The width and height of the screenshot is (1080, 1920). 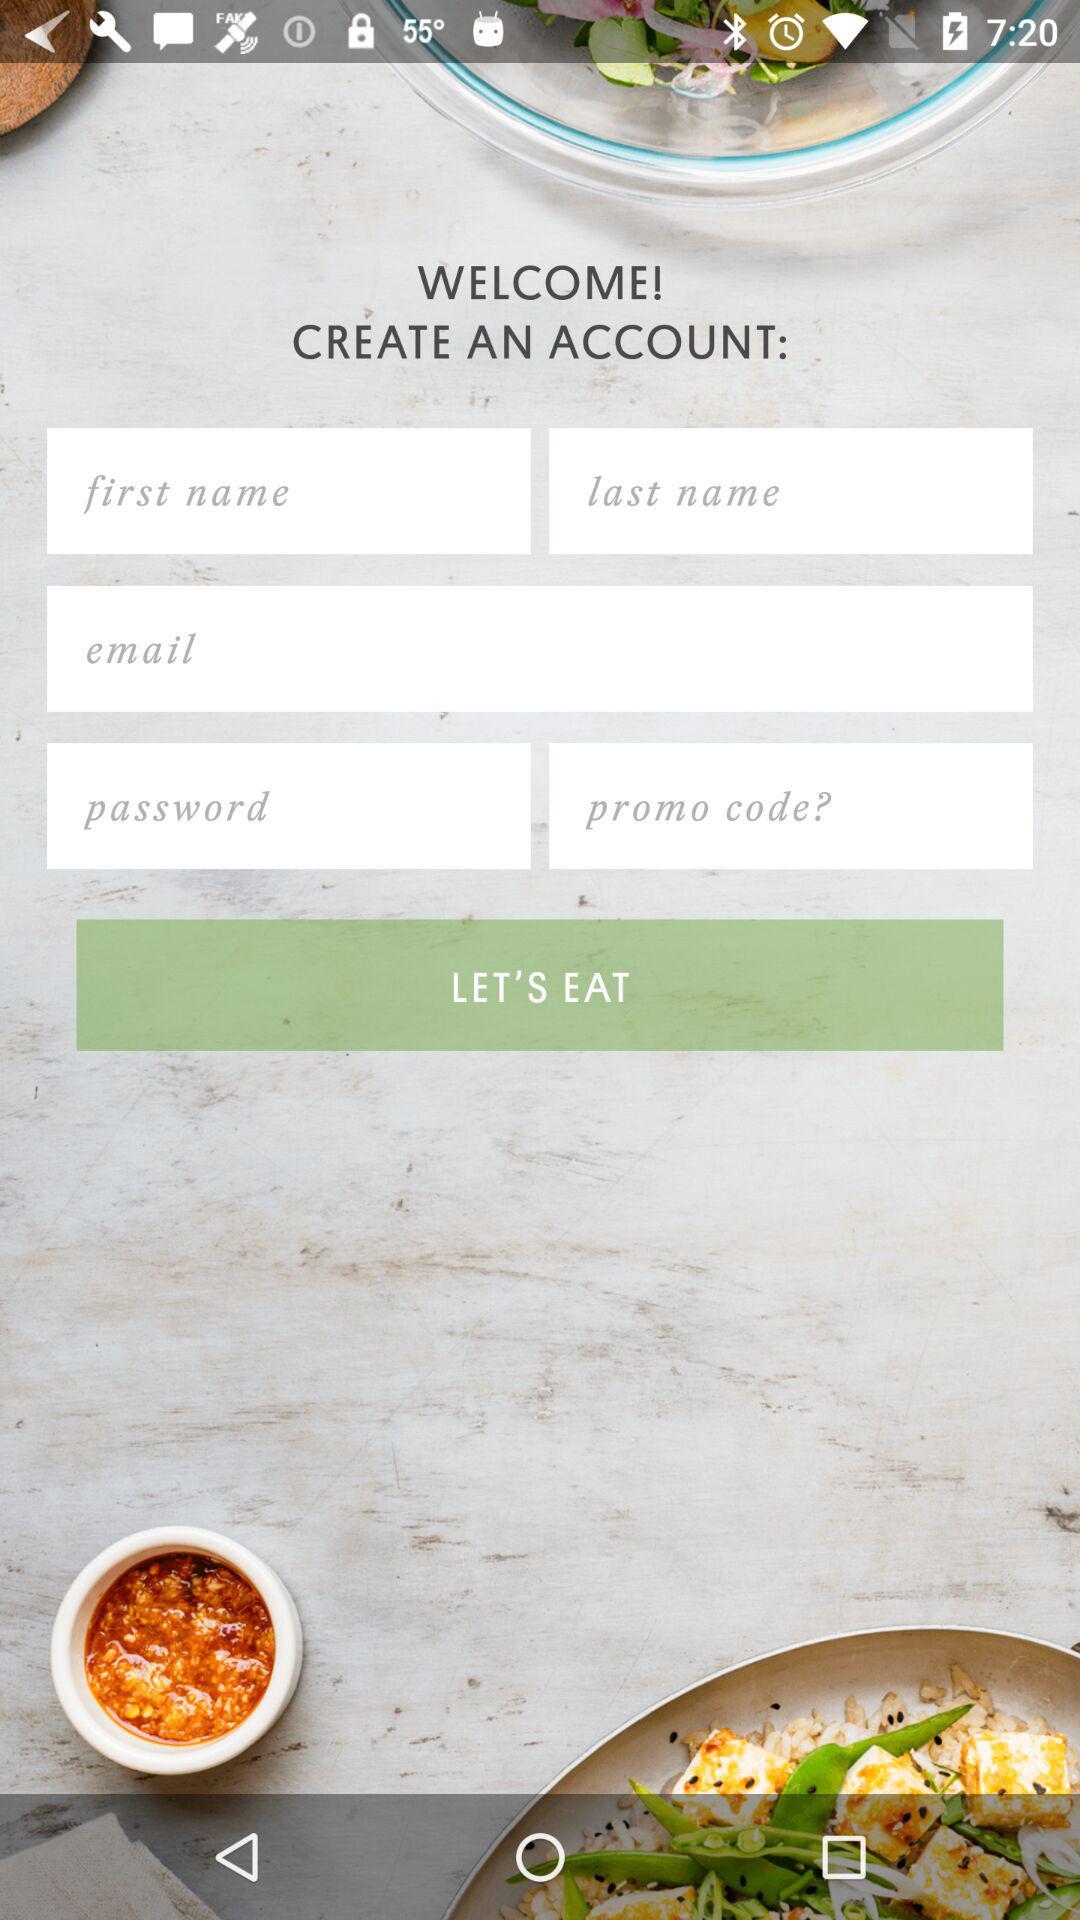 I want to click on last name, so click(x=789, y=491).